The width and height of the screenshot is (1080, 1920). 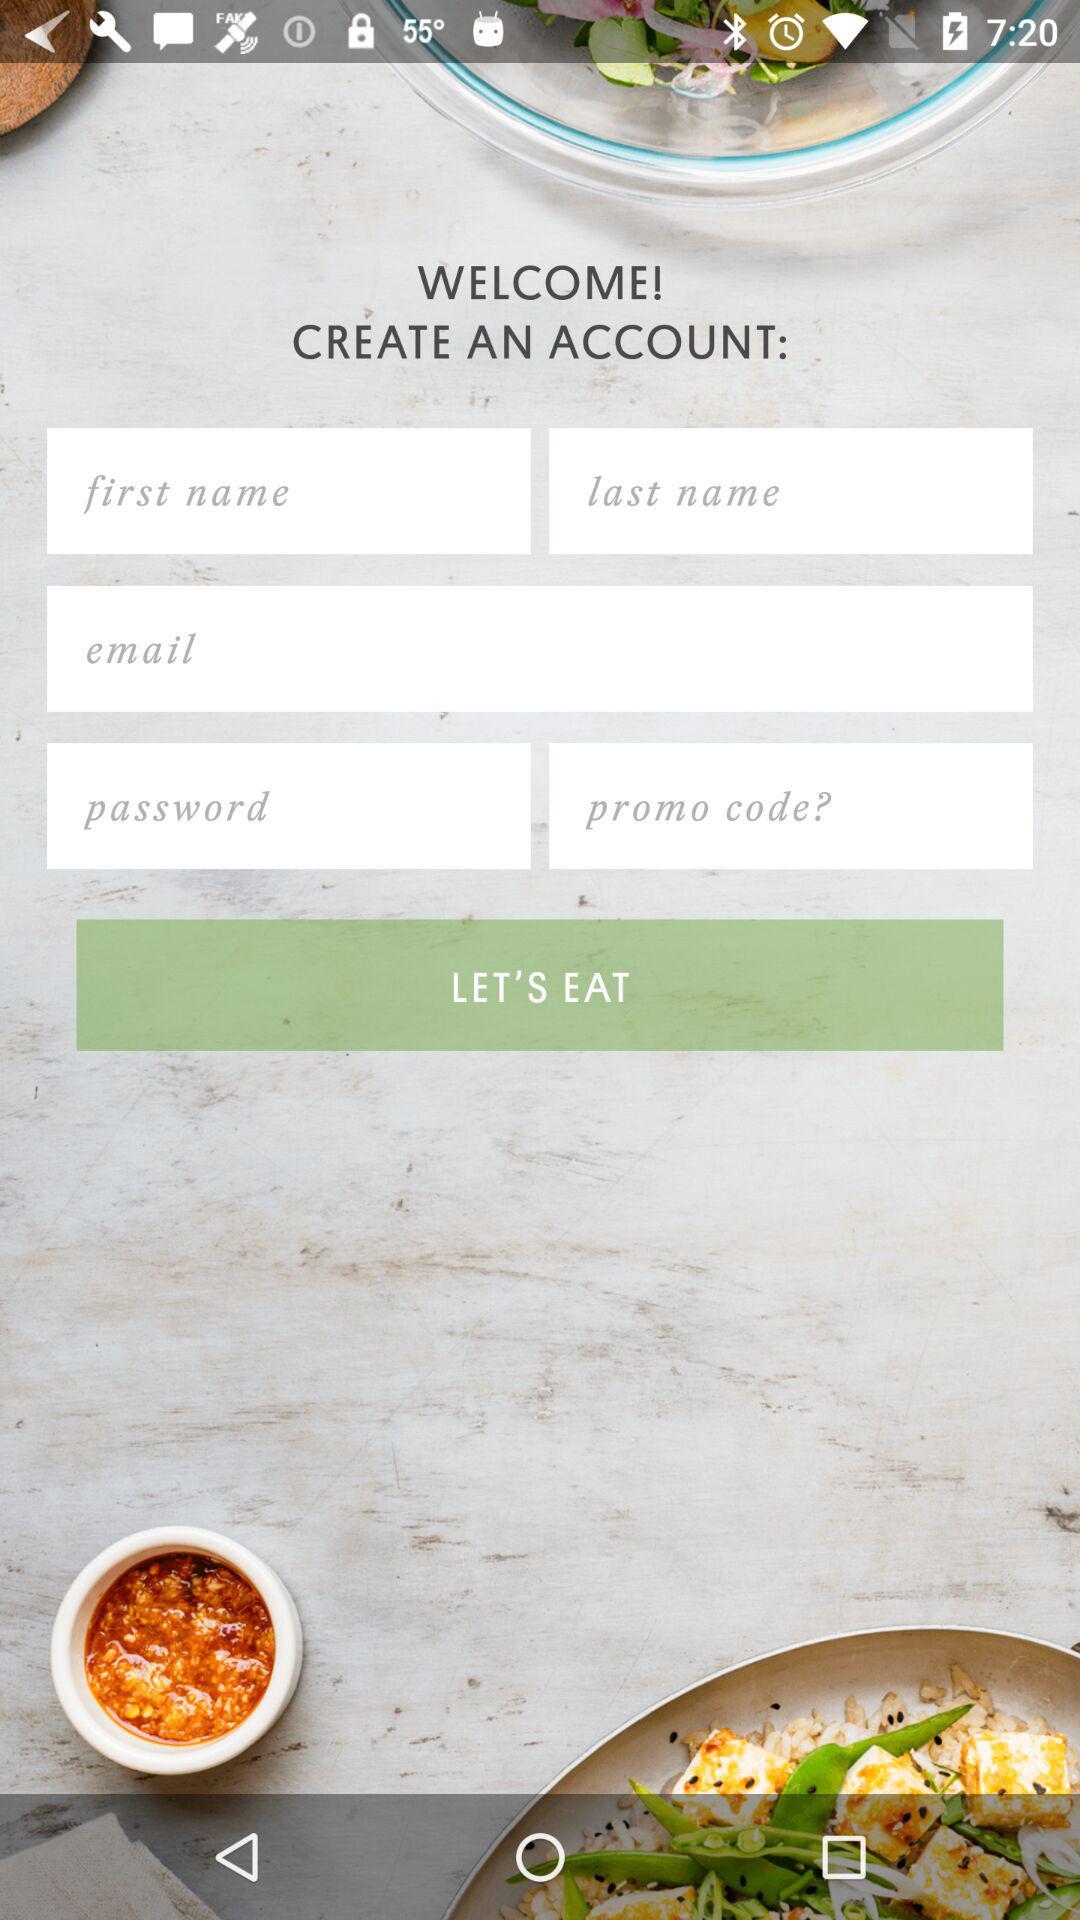 I want to click on last name, so click(x=789, y=491).